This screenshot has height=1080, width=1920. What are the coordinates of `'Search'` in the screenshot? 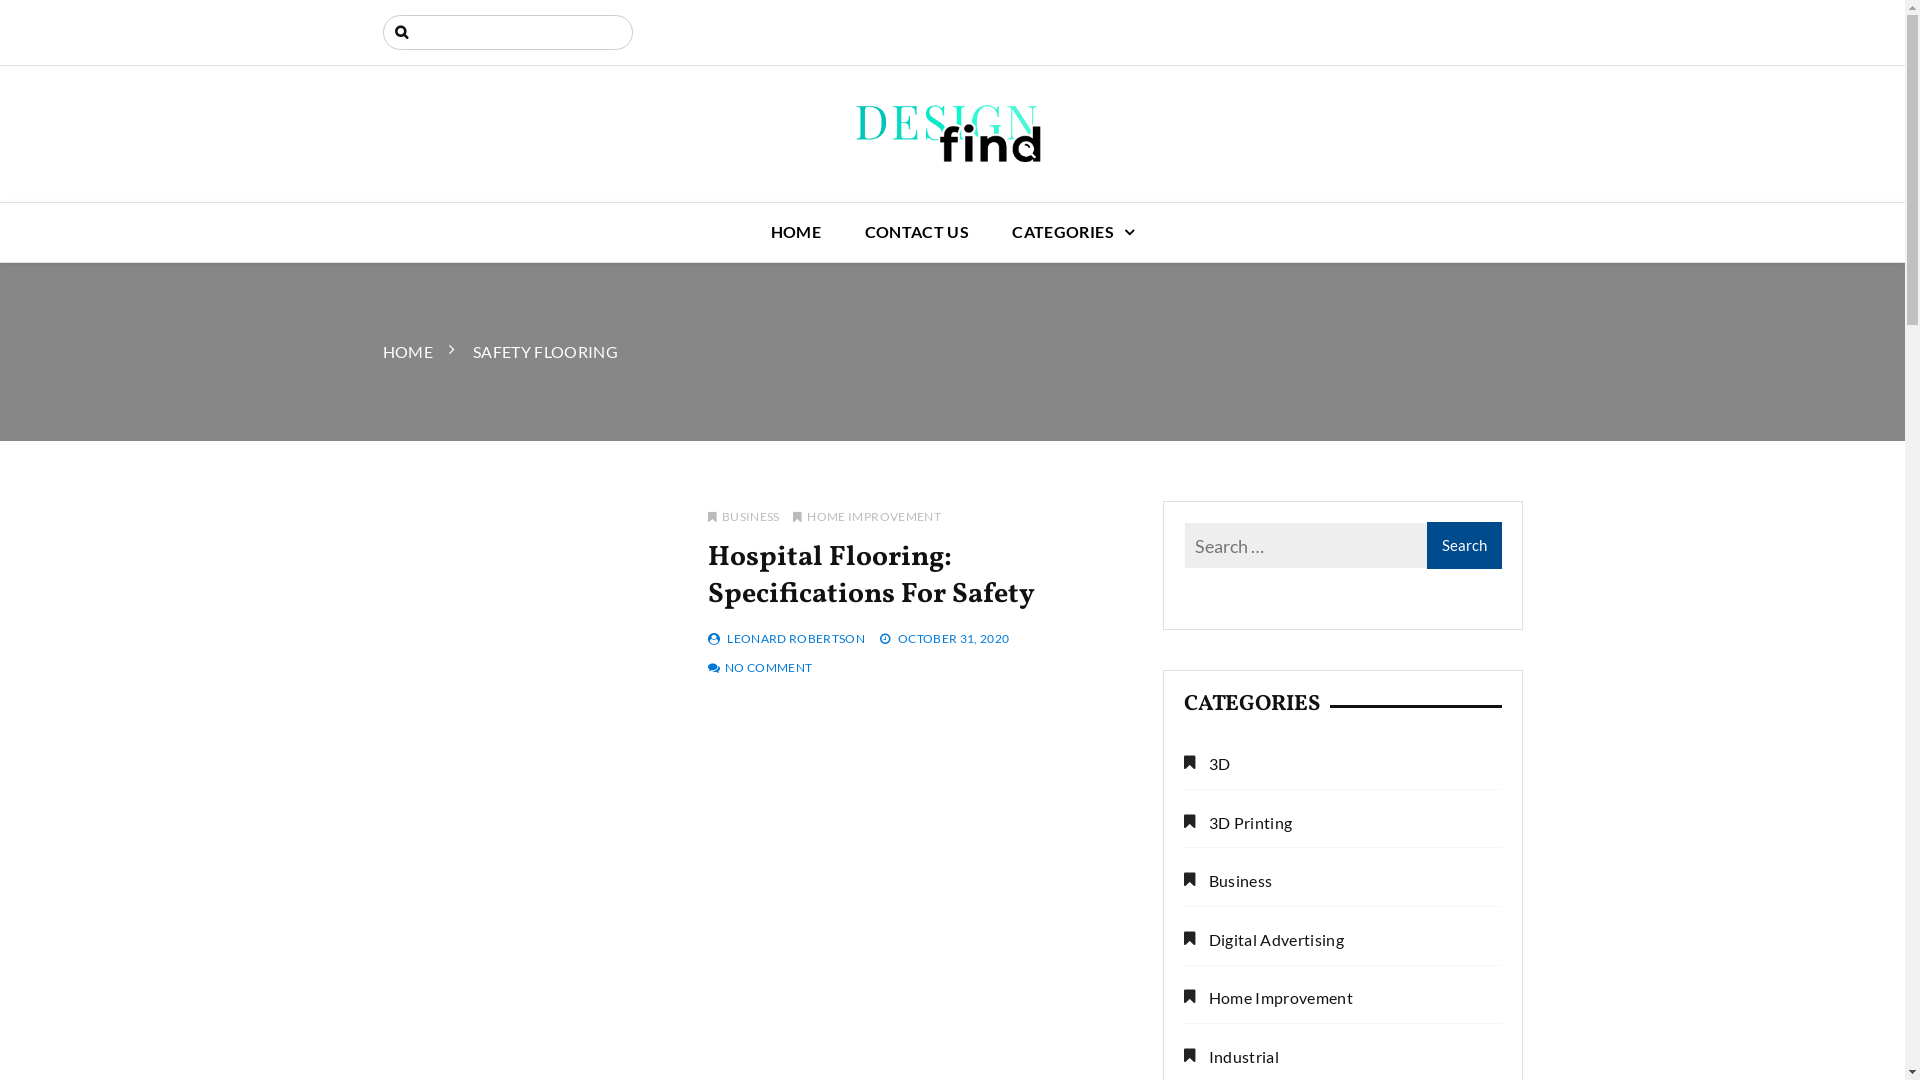 It's located at (27, 17).